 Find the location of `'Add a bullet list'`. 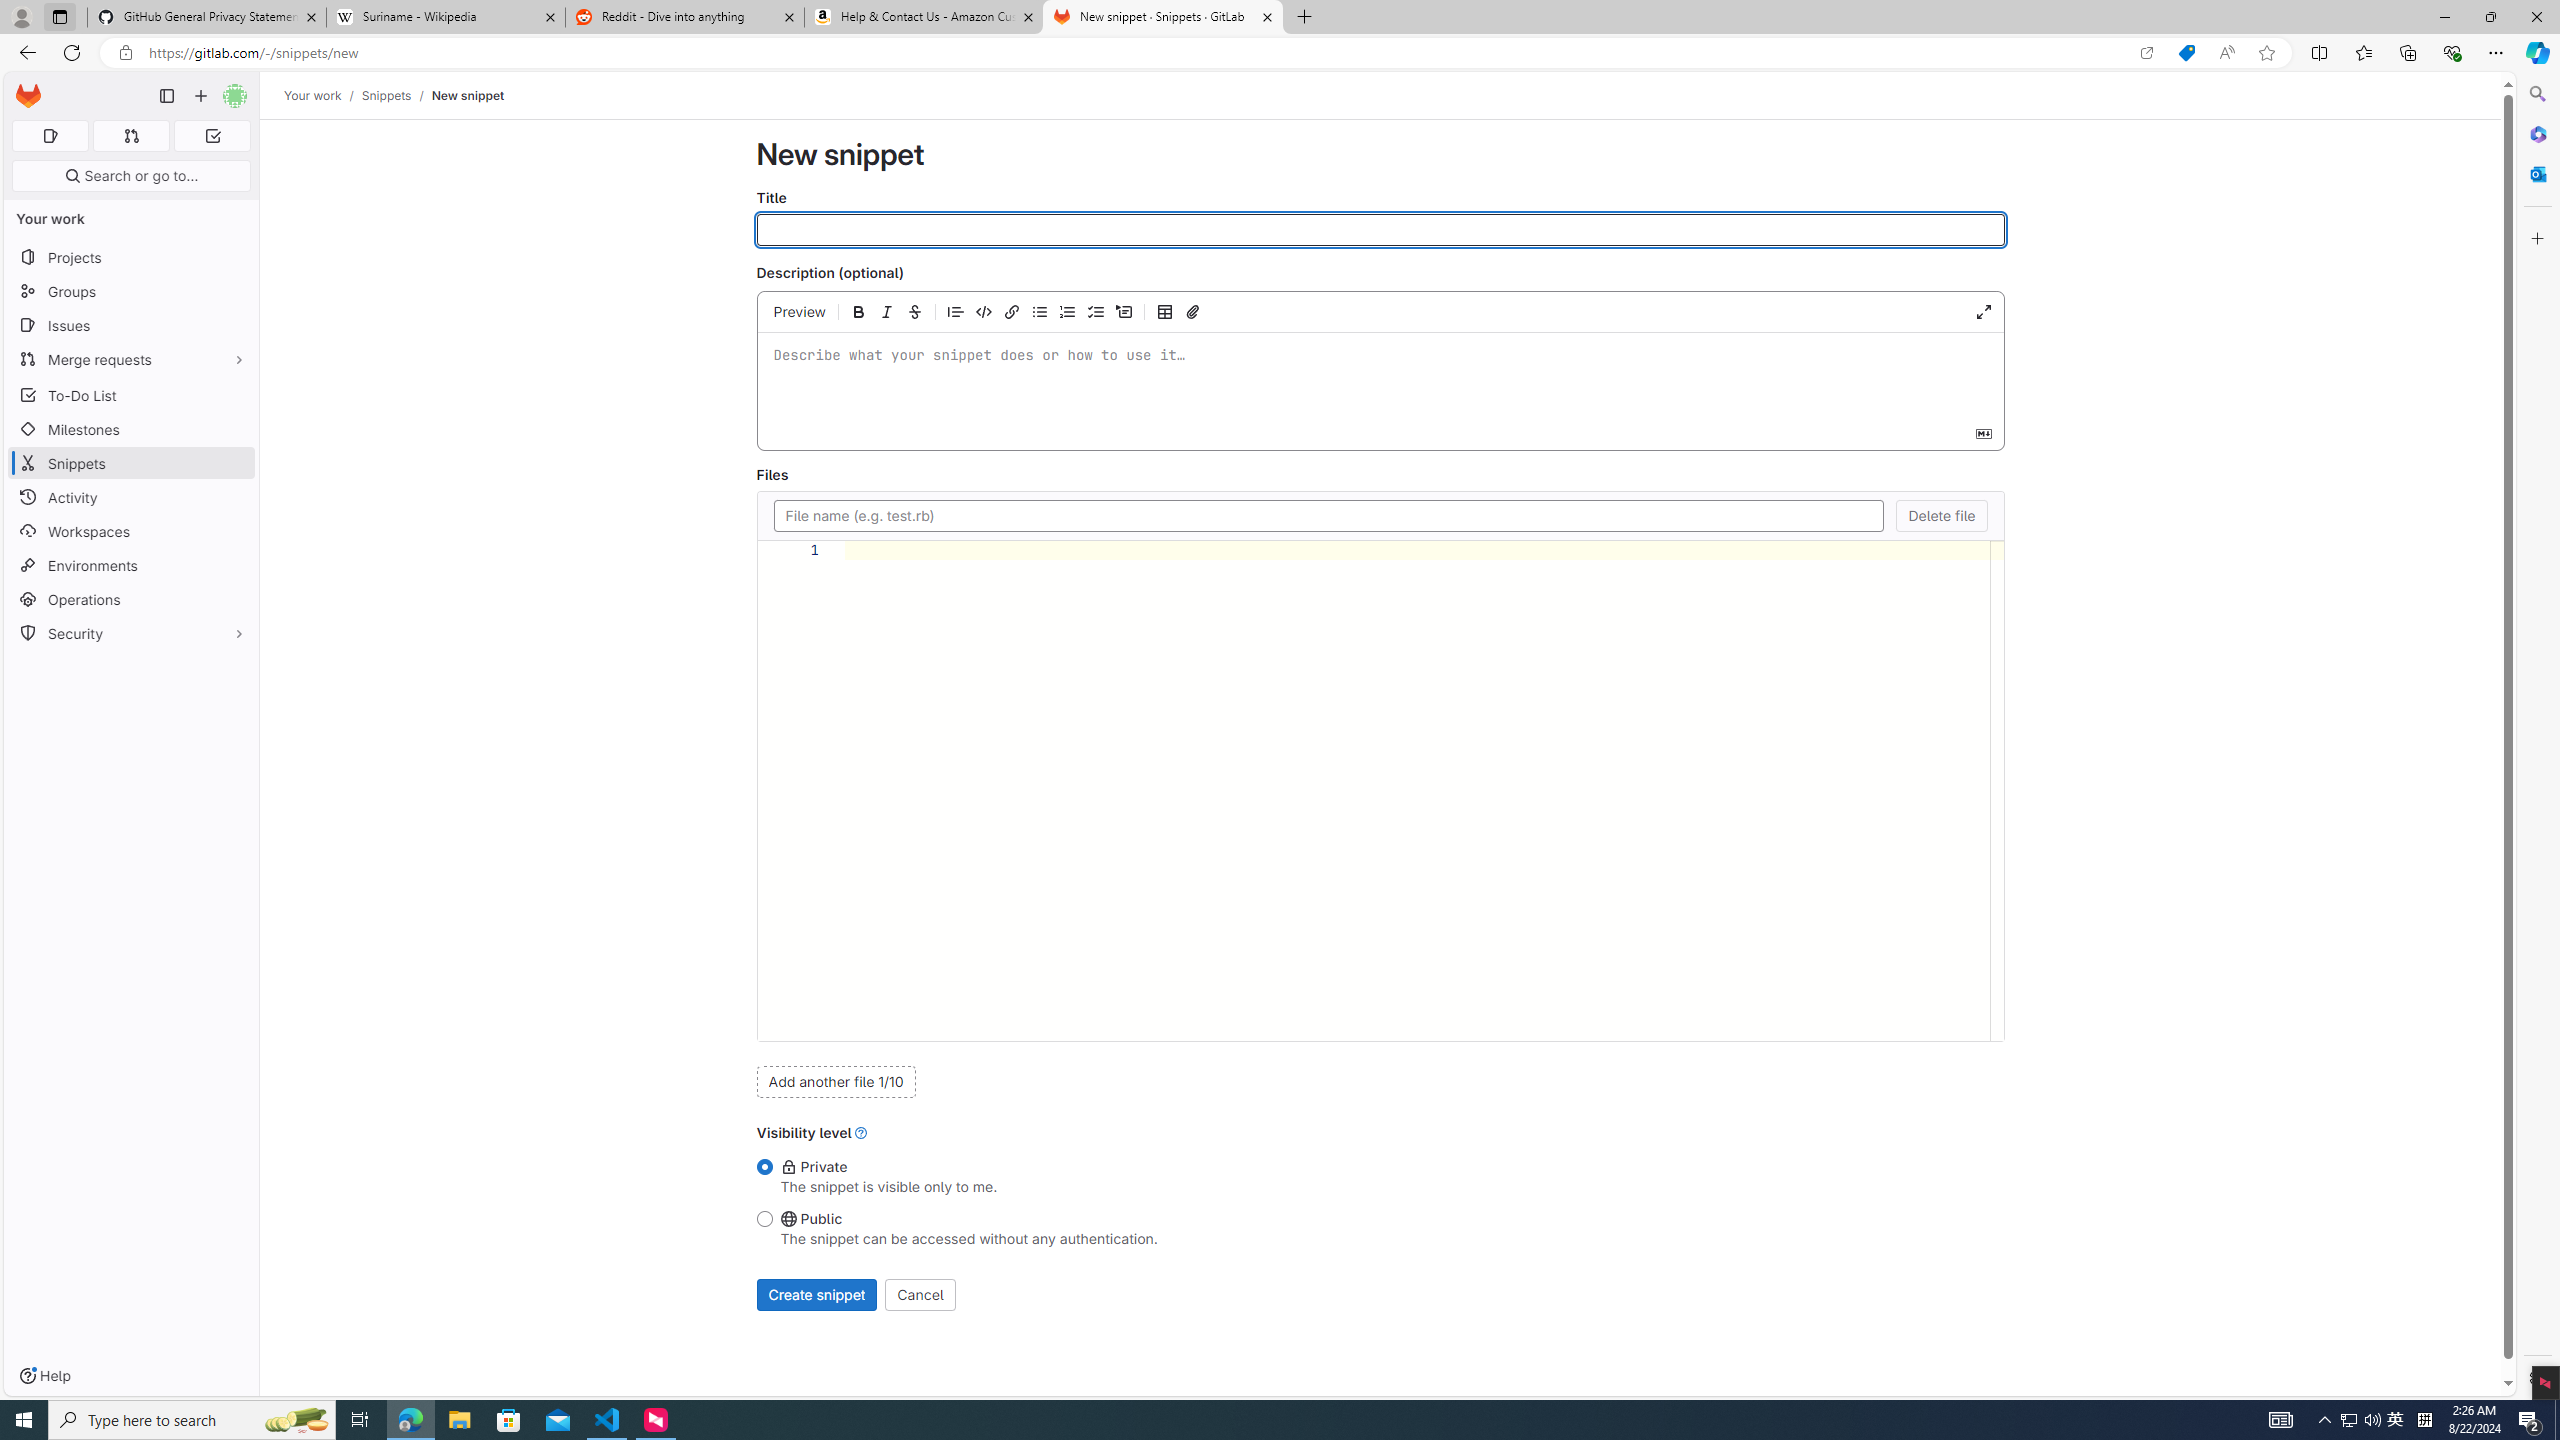

'Add a bullet list' is located at coordinates (1039, 310).